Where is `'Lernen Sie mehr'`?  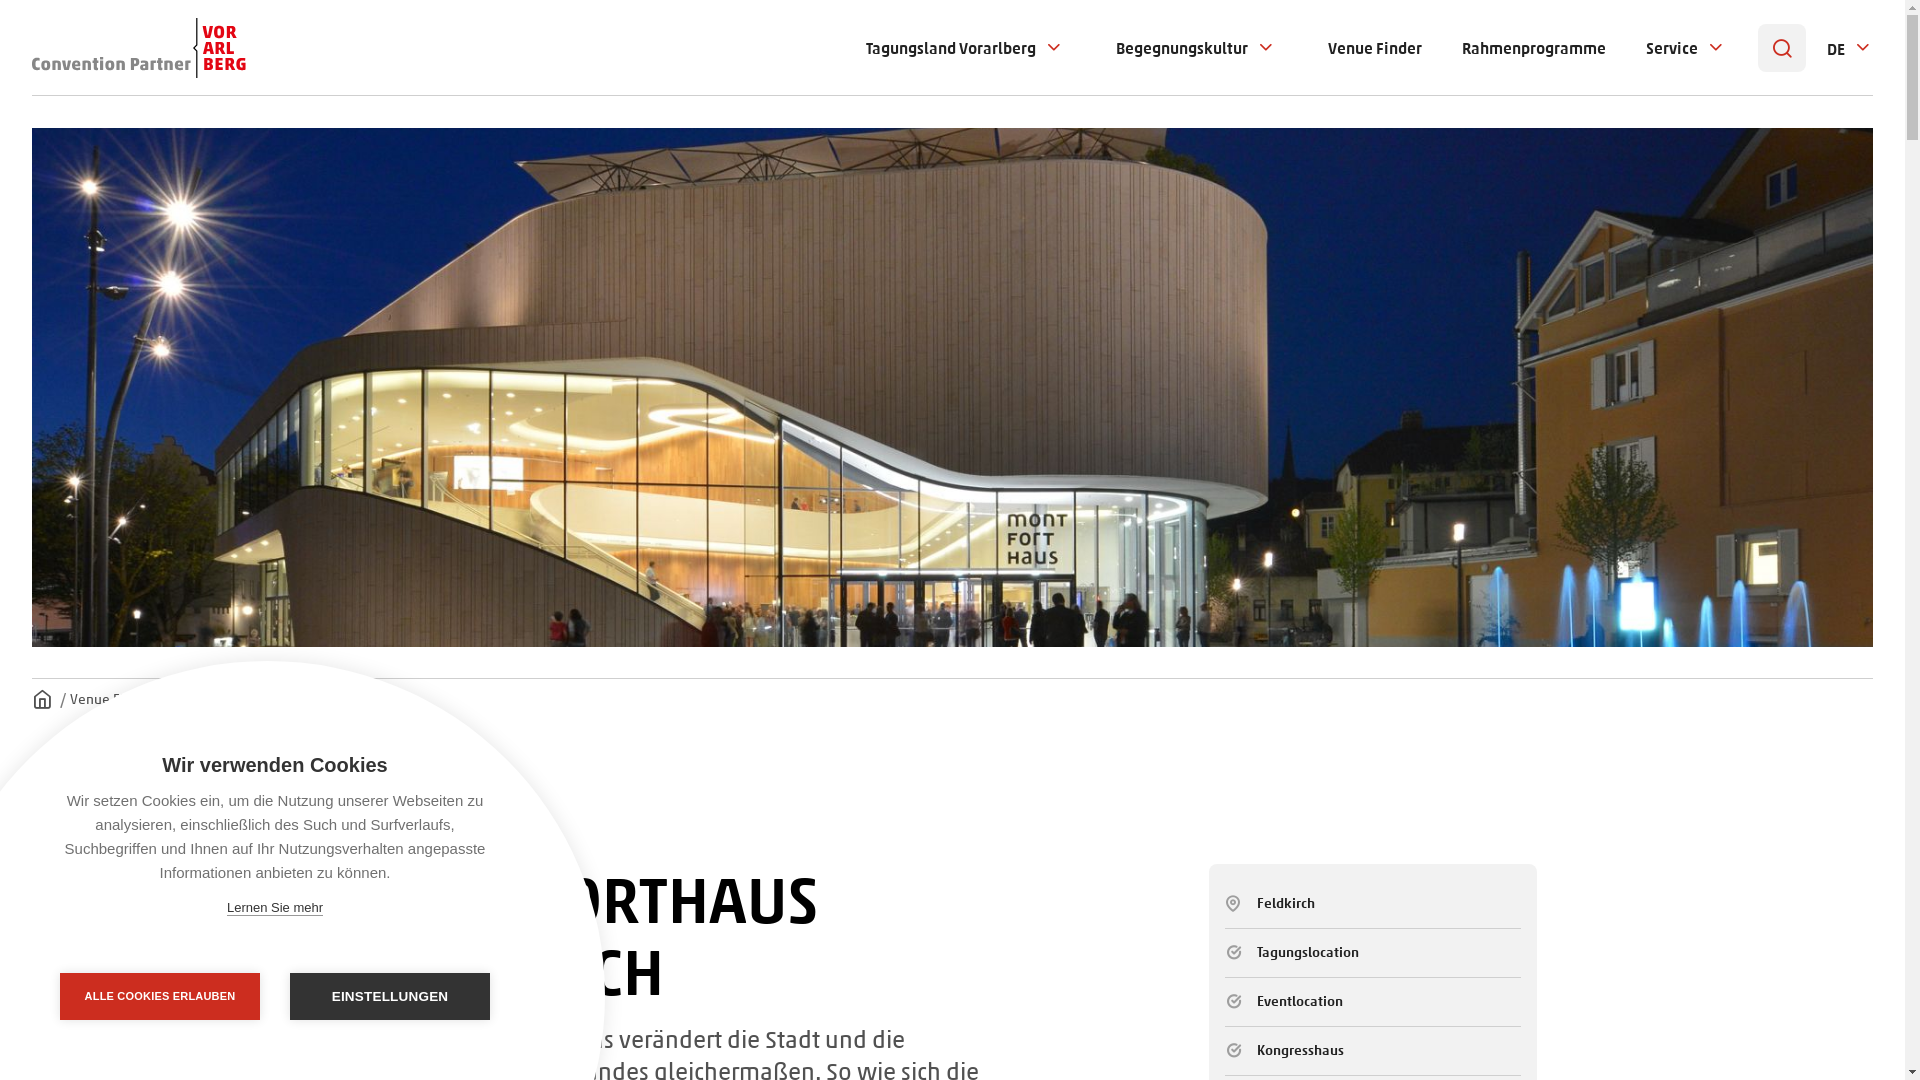
'Lernen Sie mehr' is located at coordinates (273, 907).